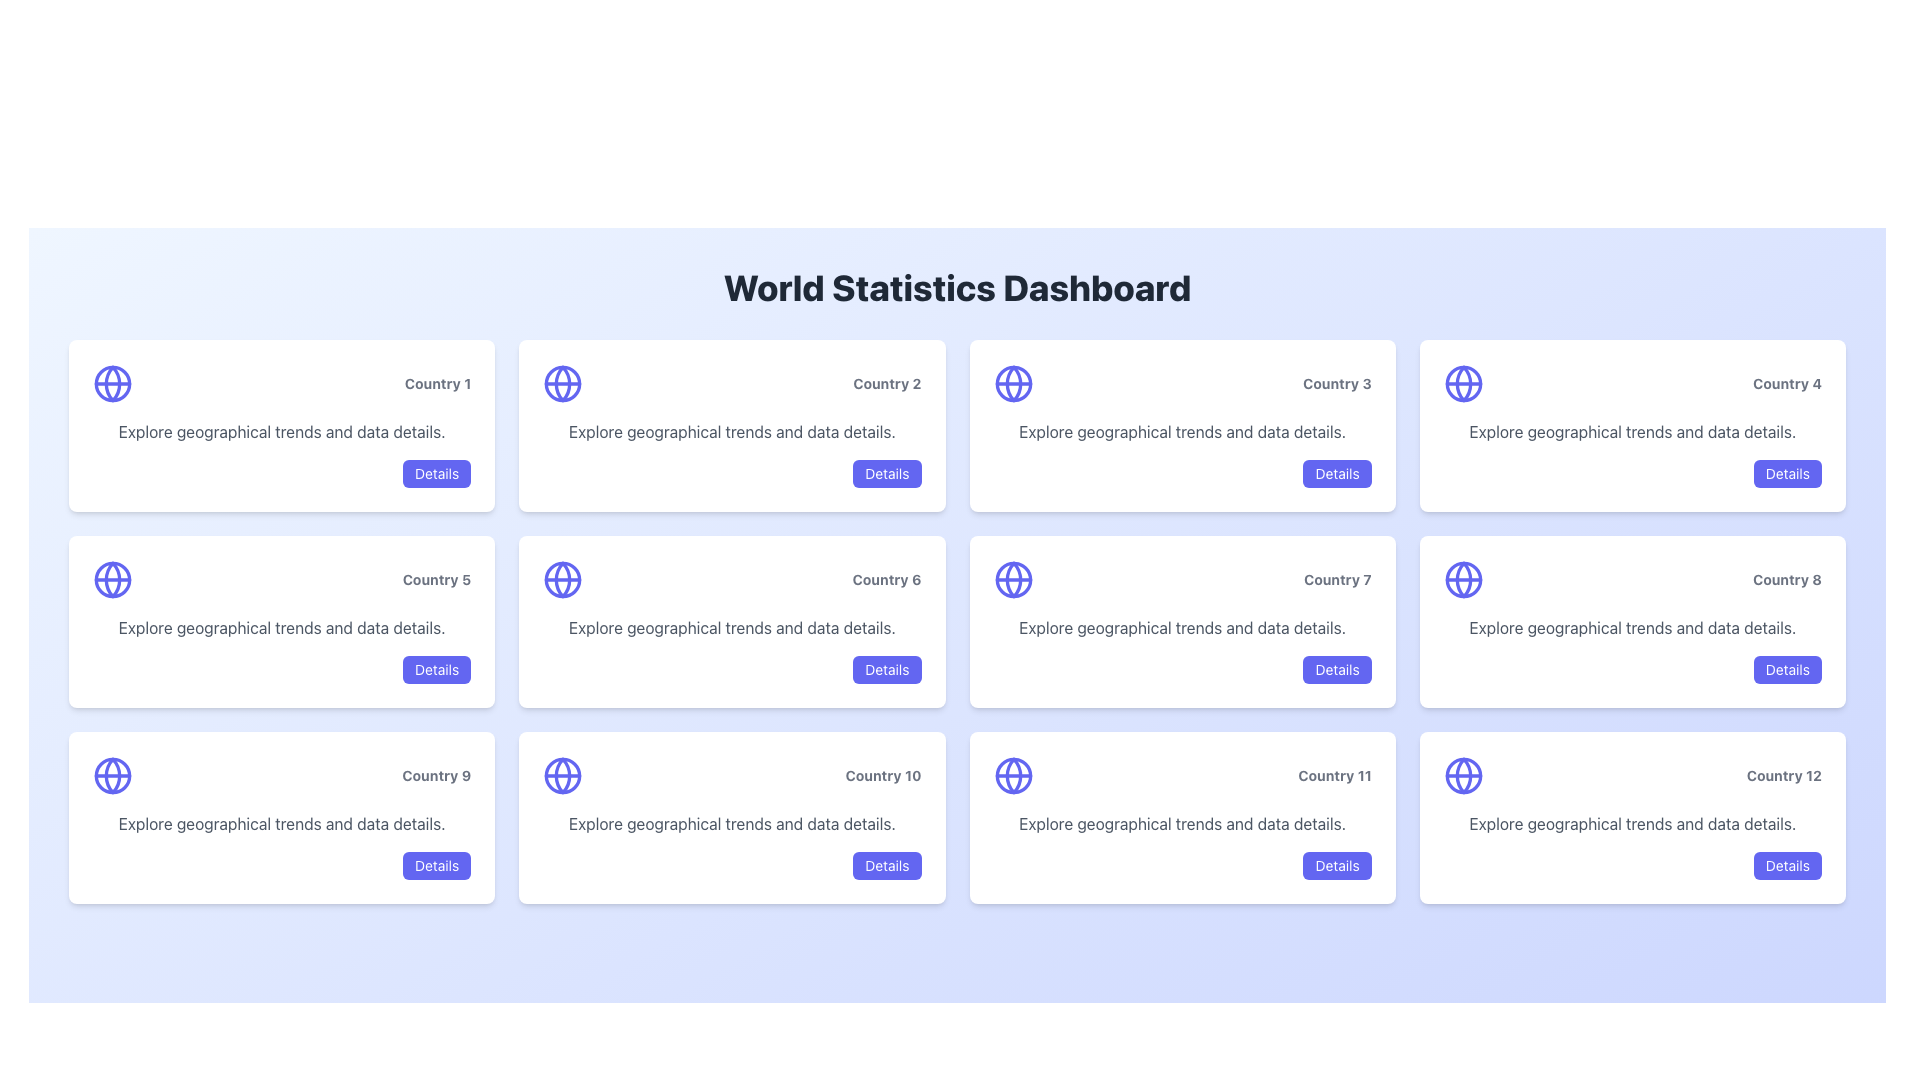 This screenshot has height=1080, width=1920. Describe the element at coordinates (281, 431) in the screenshot. I see `the text label component within the 'Country 1' card, which provides an overview of geographical trends and data details` at that location.